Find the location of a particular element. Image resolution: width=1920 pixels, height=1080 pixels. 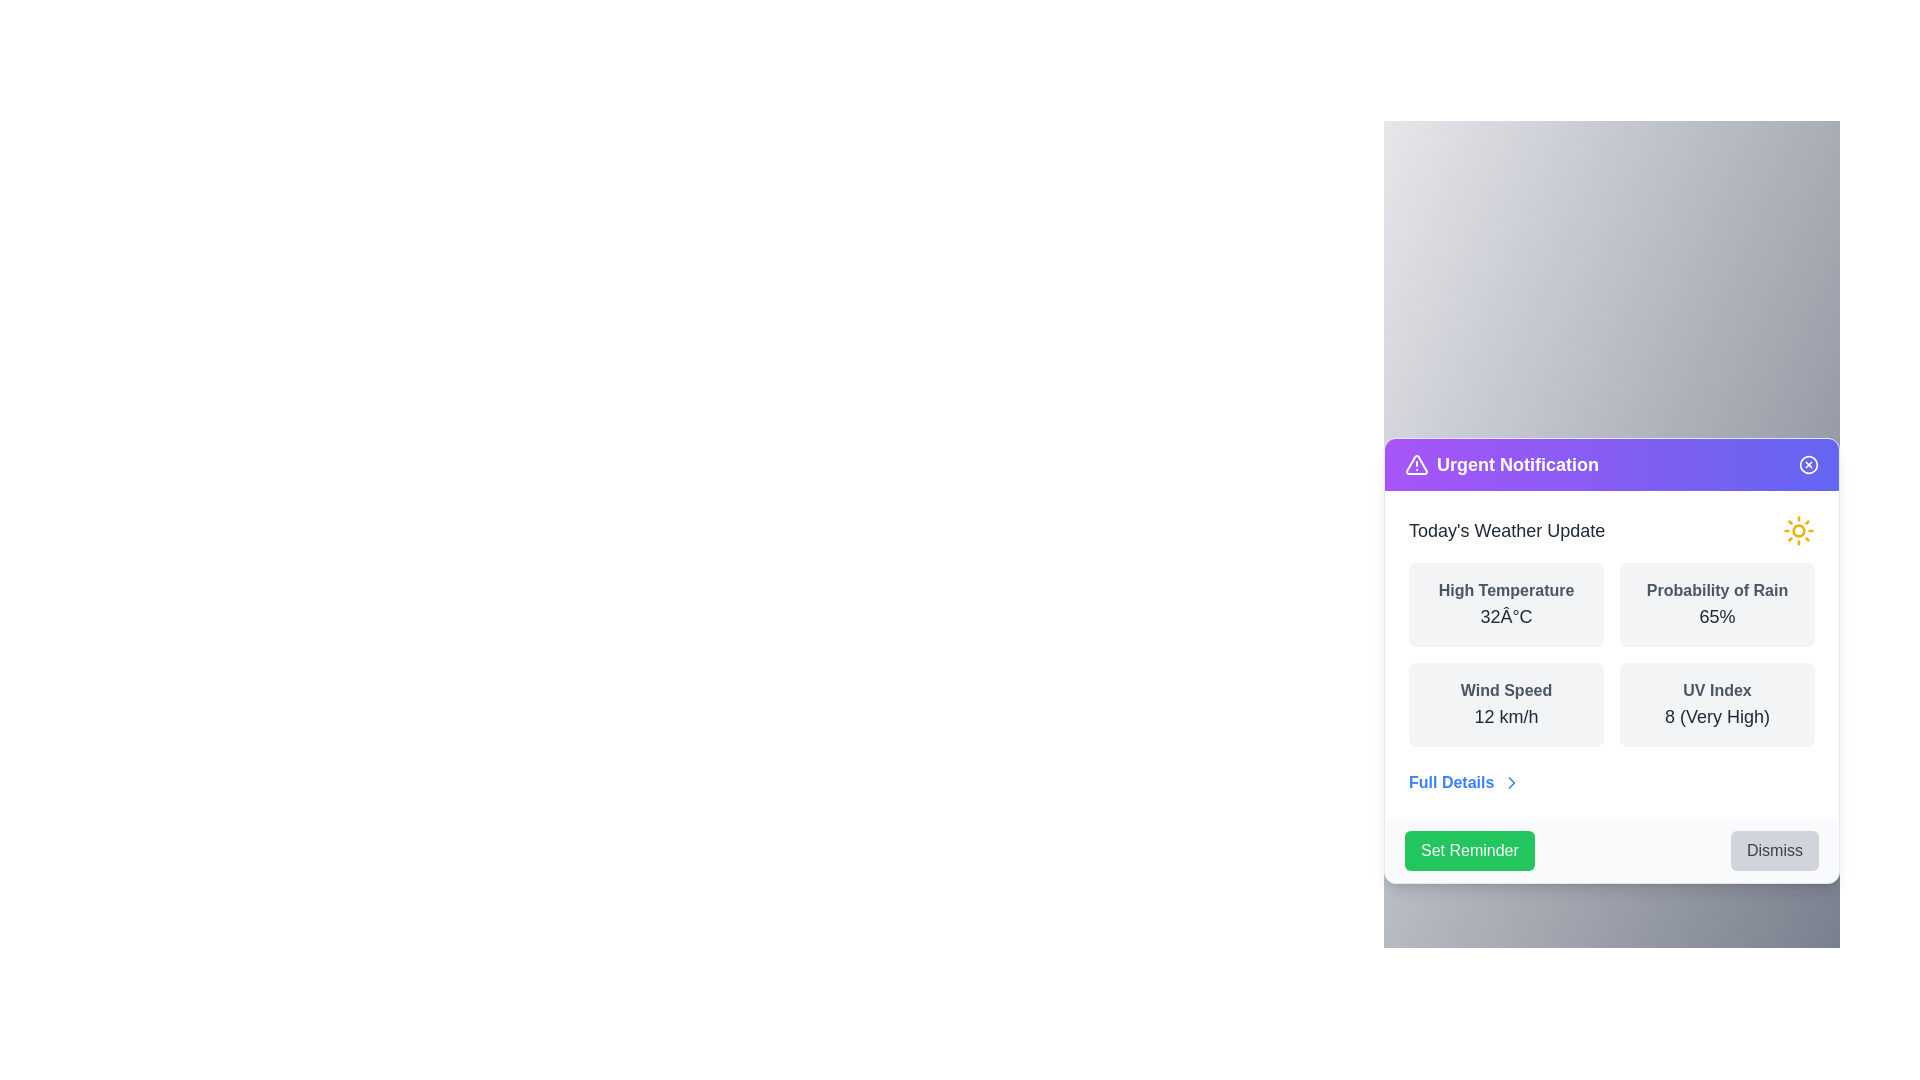

the hyperlink-like text element located below the 'Wind Speed' and 'UV Index' summary boxes to follow the link for more extensive weather details is located at coordinates (1451, 782).